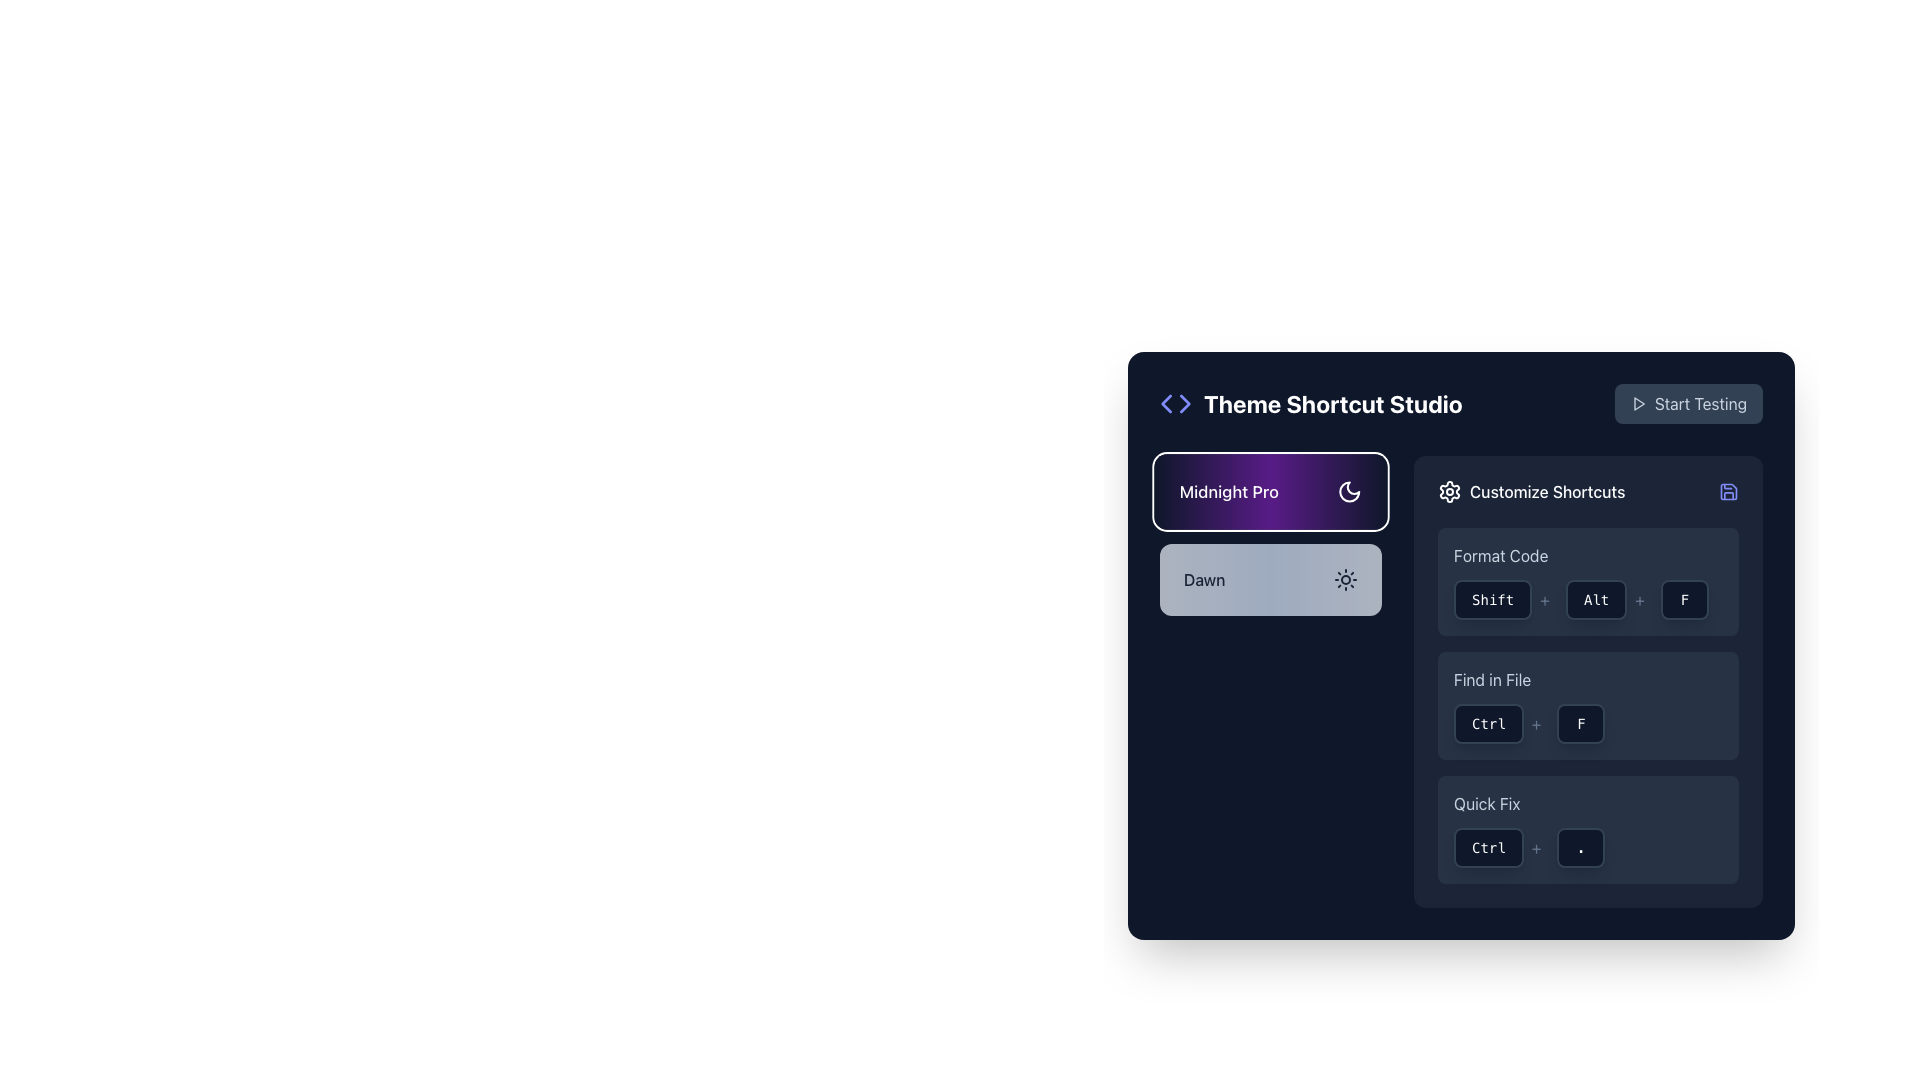 The image size is (1920, 1080). Describe the element at coordinates (1727, 492) in the screenshot. I see `the Save Icon, which resembles a floppy disk and is located at the top-right corner of the interface near the 'Customize Shortcuts' area` at that location.